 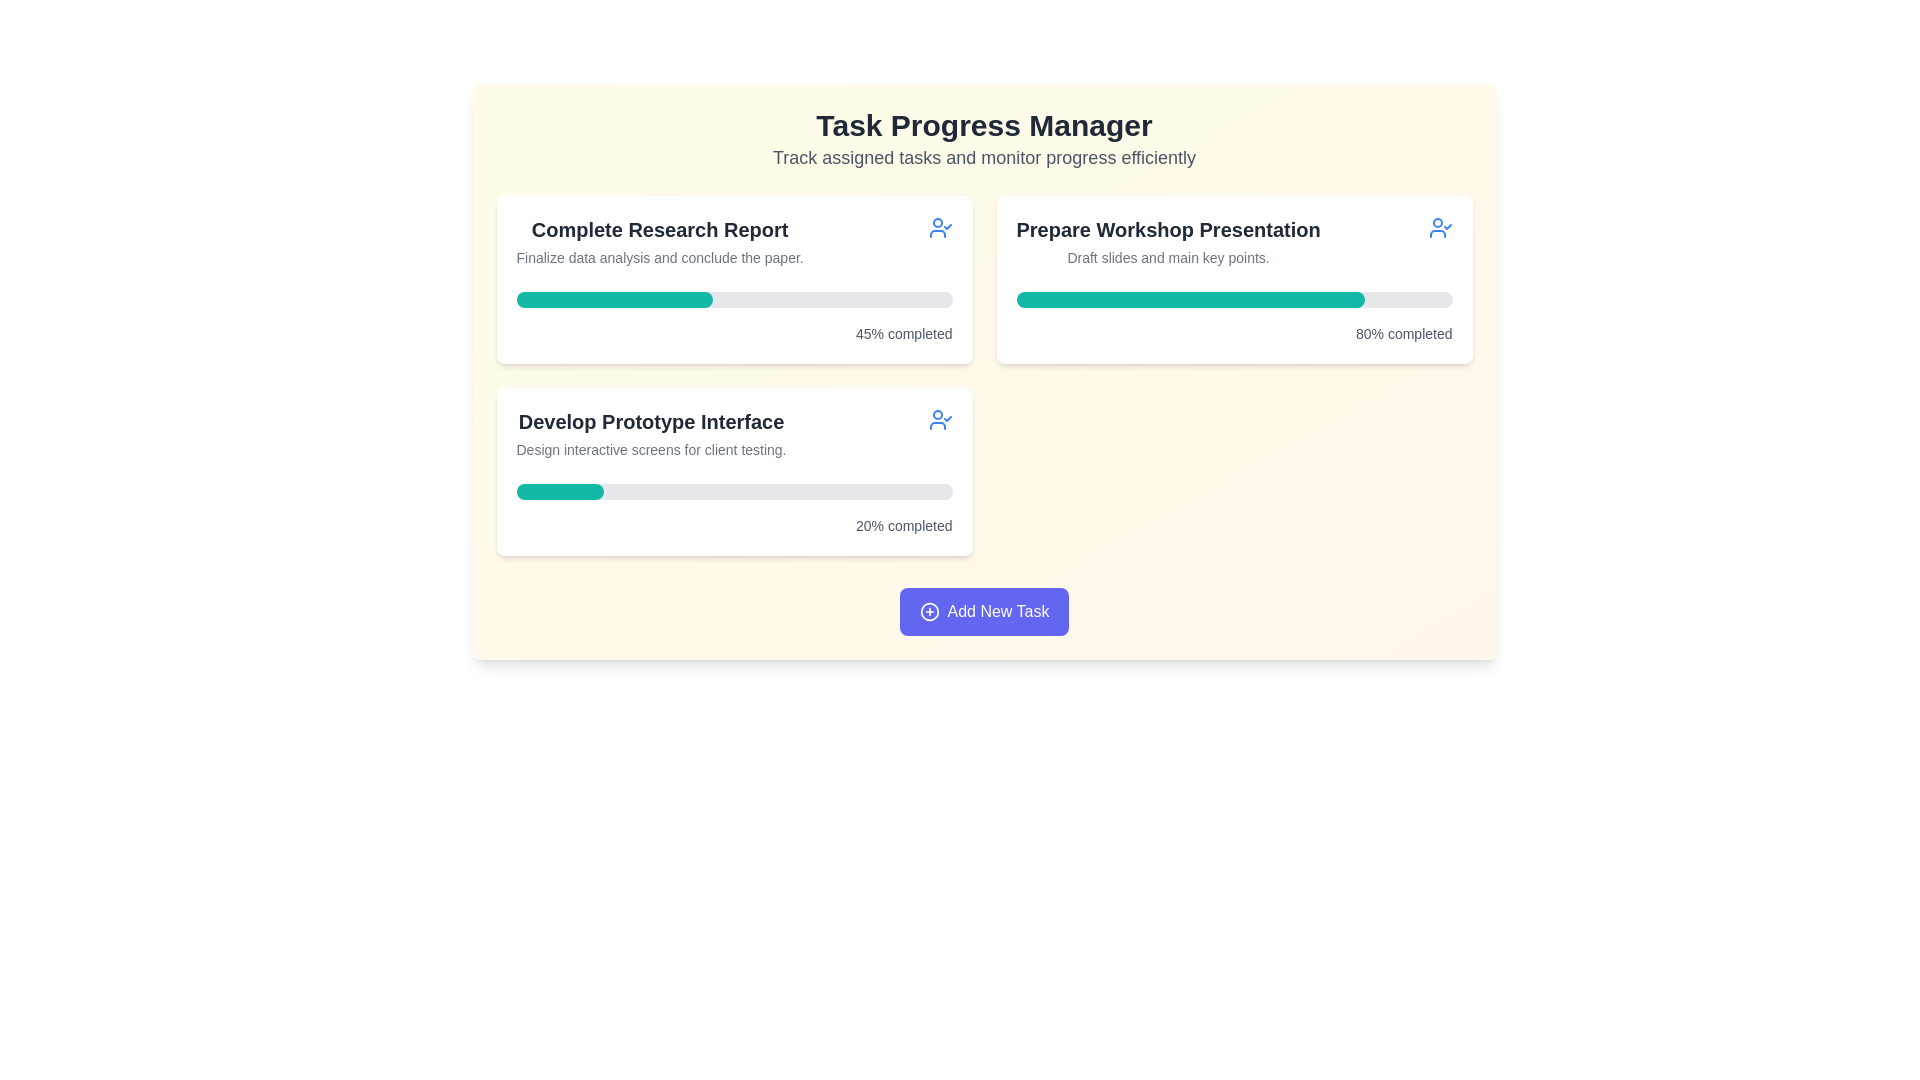 What do you see at coordinates (651, 450) in the screenshot?
I see `text content that says 'Design interactive screens for client testing.' located in the lower portion of the card labeled 'Develop Prototype Interface'` at bounding box center [651, 450].